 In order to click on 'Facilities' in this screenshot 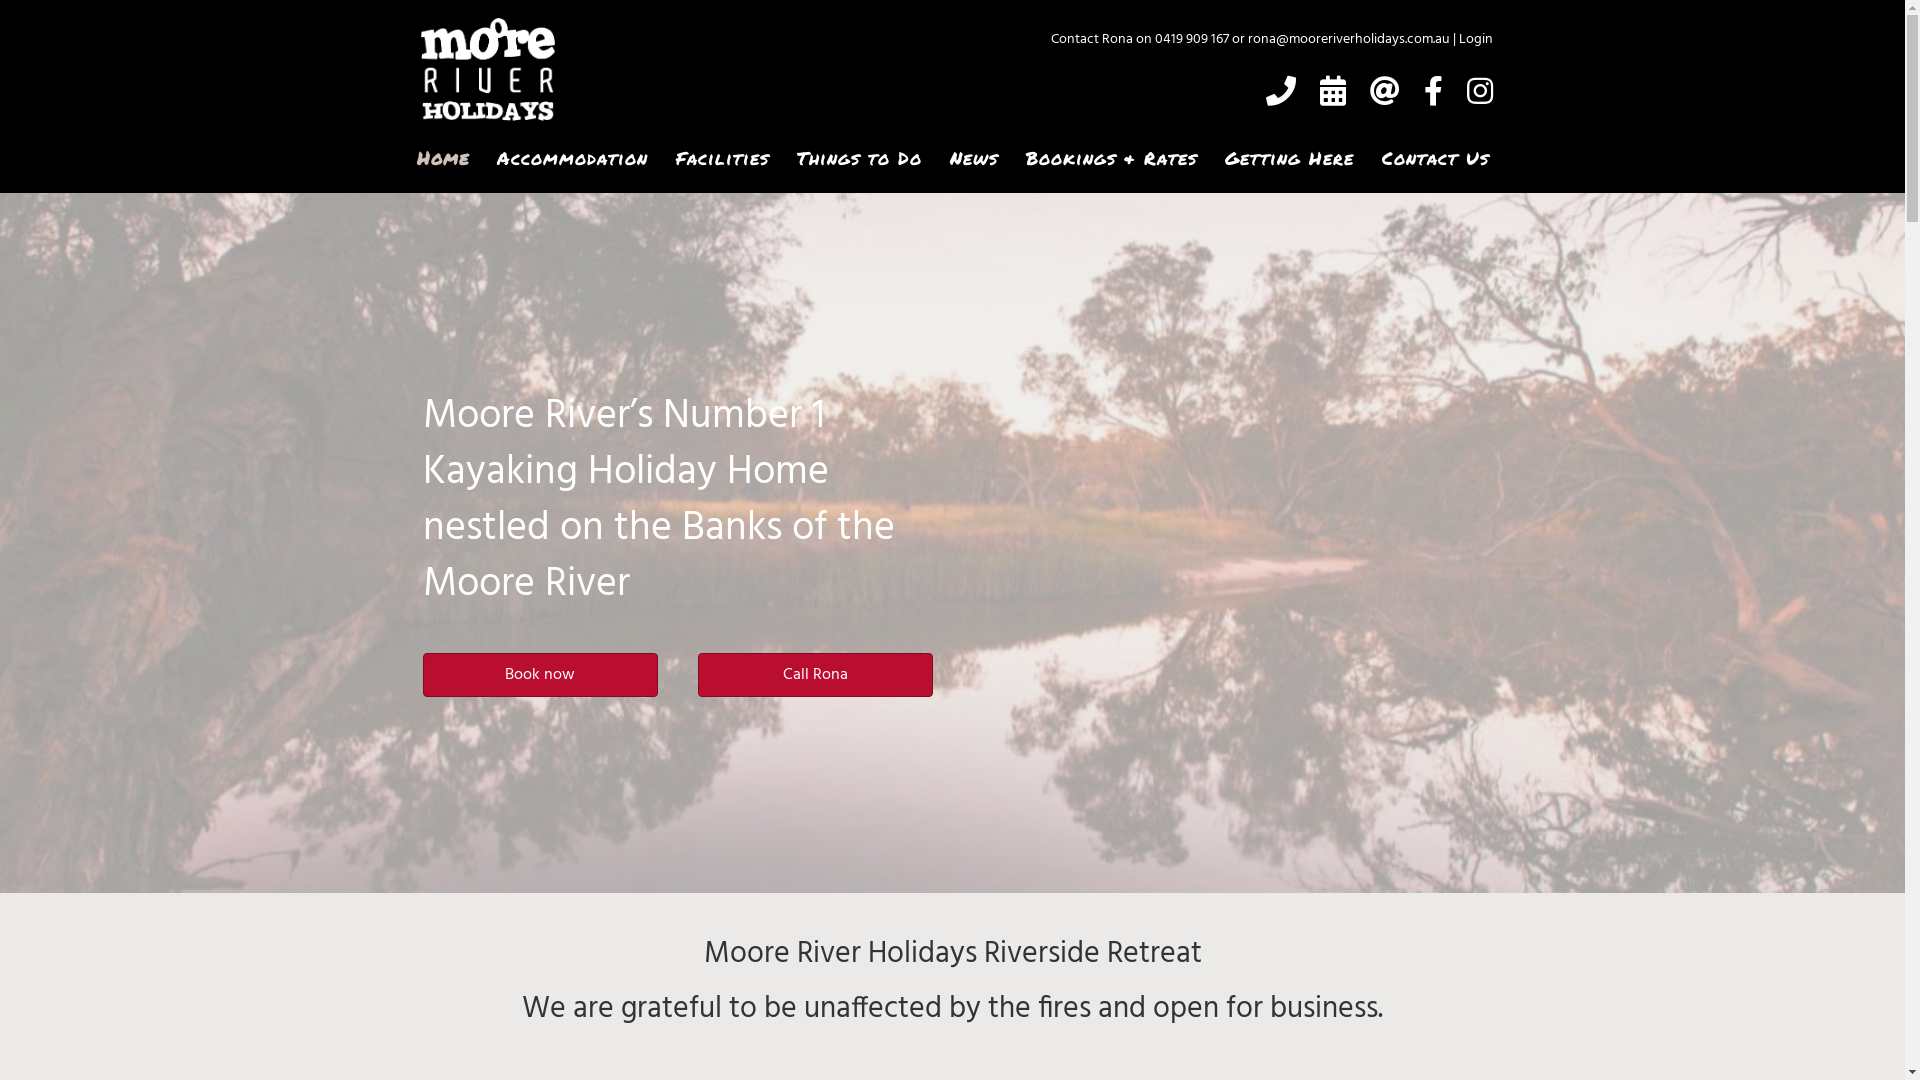, I will do `click(720, 157)`.